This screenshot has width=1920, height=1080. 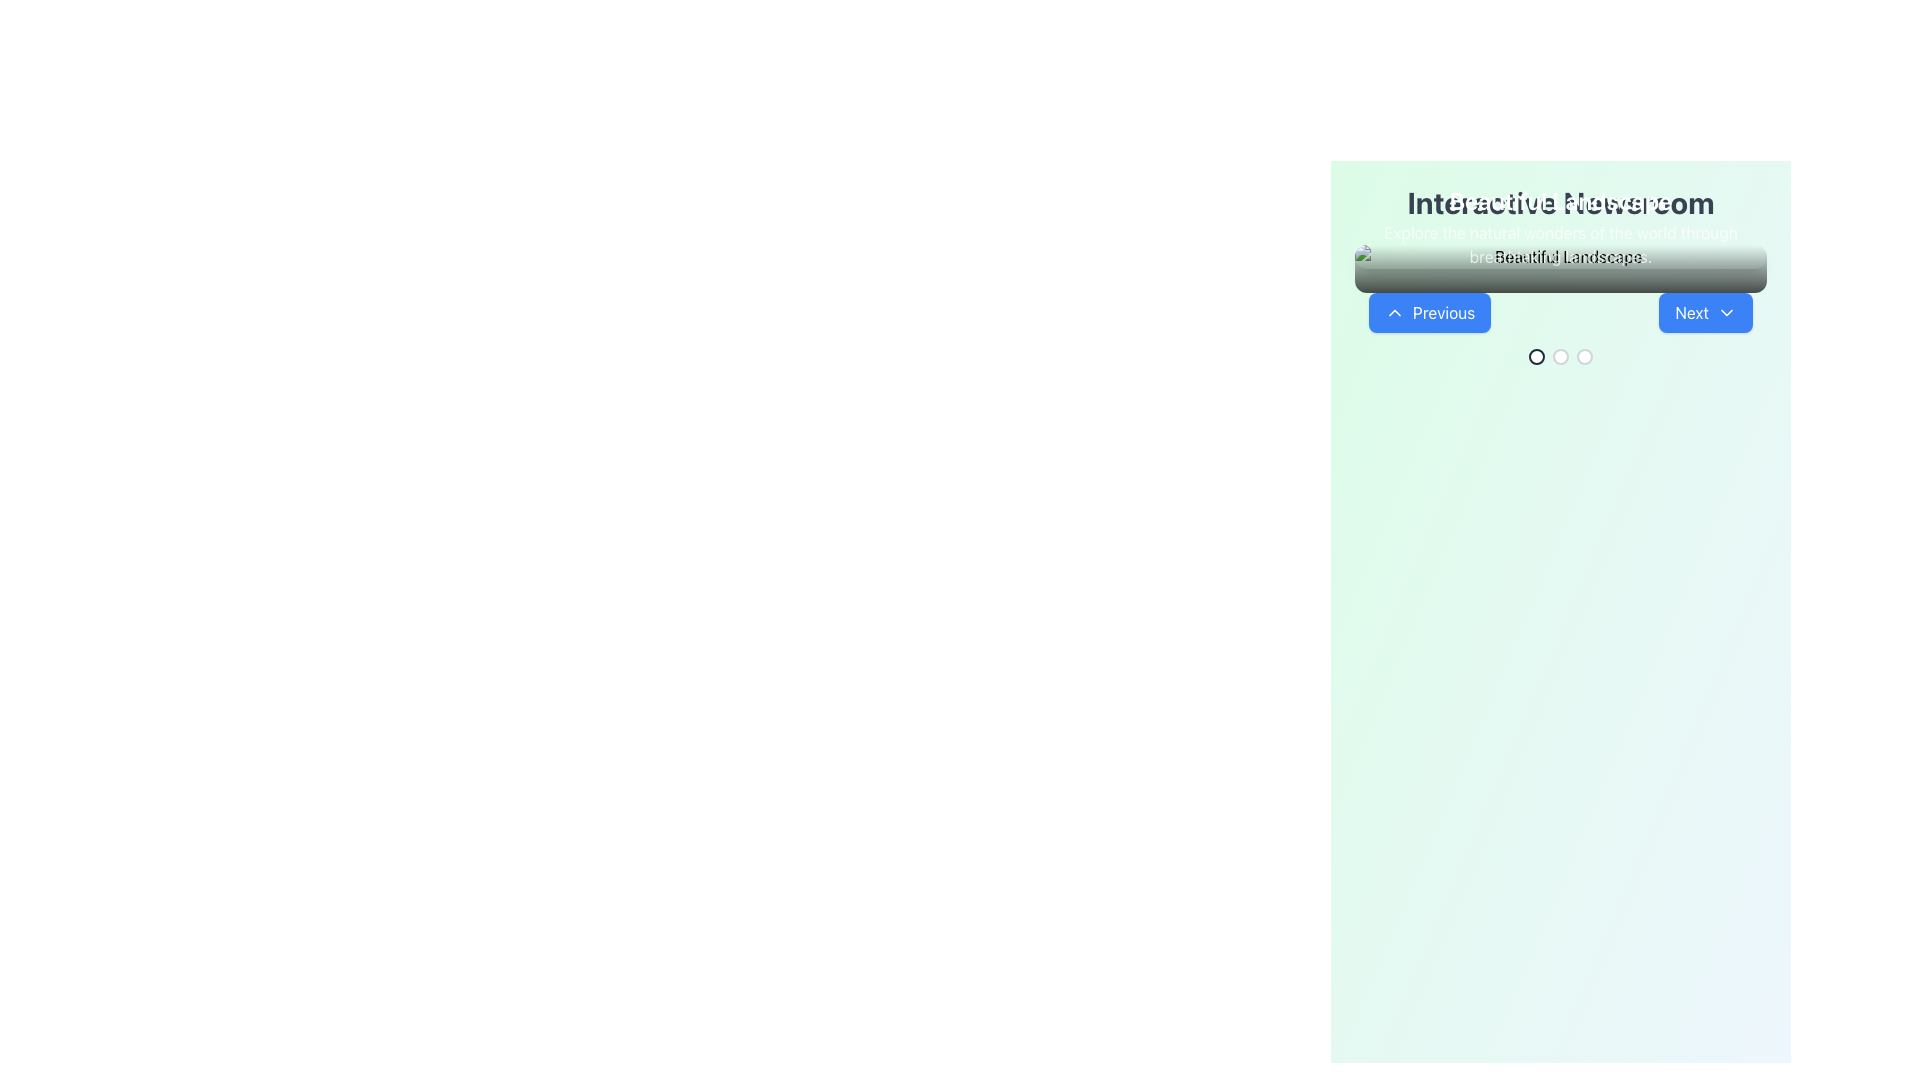 What do you see at coordinates (1559, 268) in the screenshot?
I see `text displayed in the overlay, which provides a title and subtitle for the content below, positioned above the navigation buttons` at bounding box center [1559, 268].